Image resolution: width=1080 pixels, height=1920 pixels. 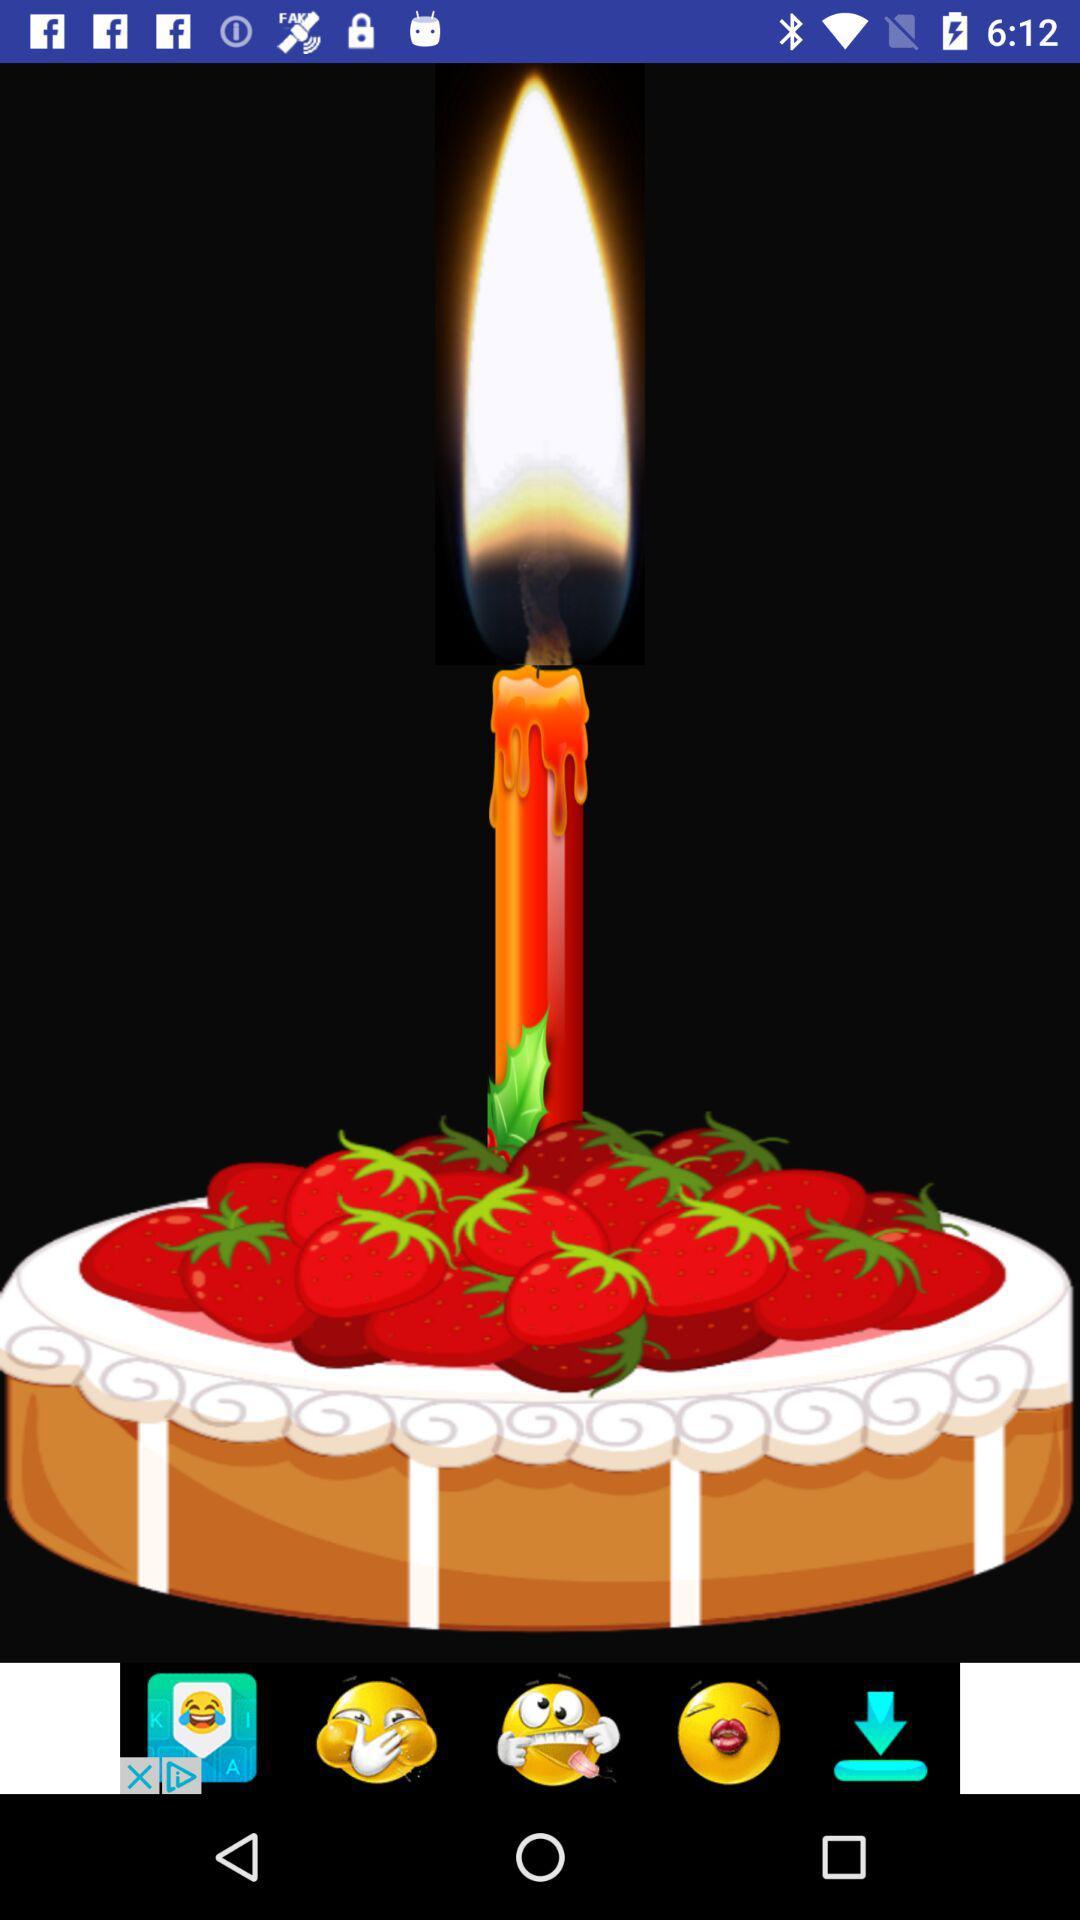 What do you see at coordinates (540, 1727) in the screenshot?
I see `click on advertisement` at bounding box center [540, 1727].